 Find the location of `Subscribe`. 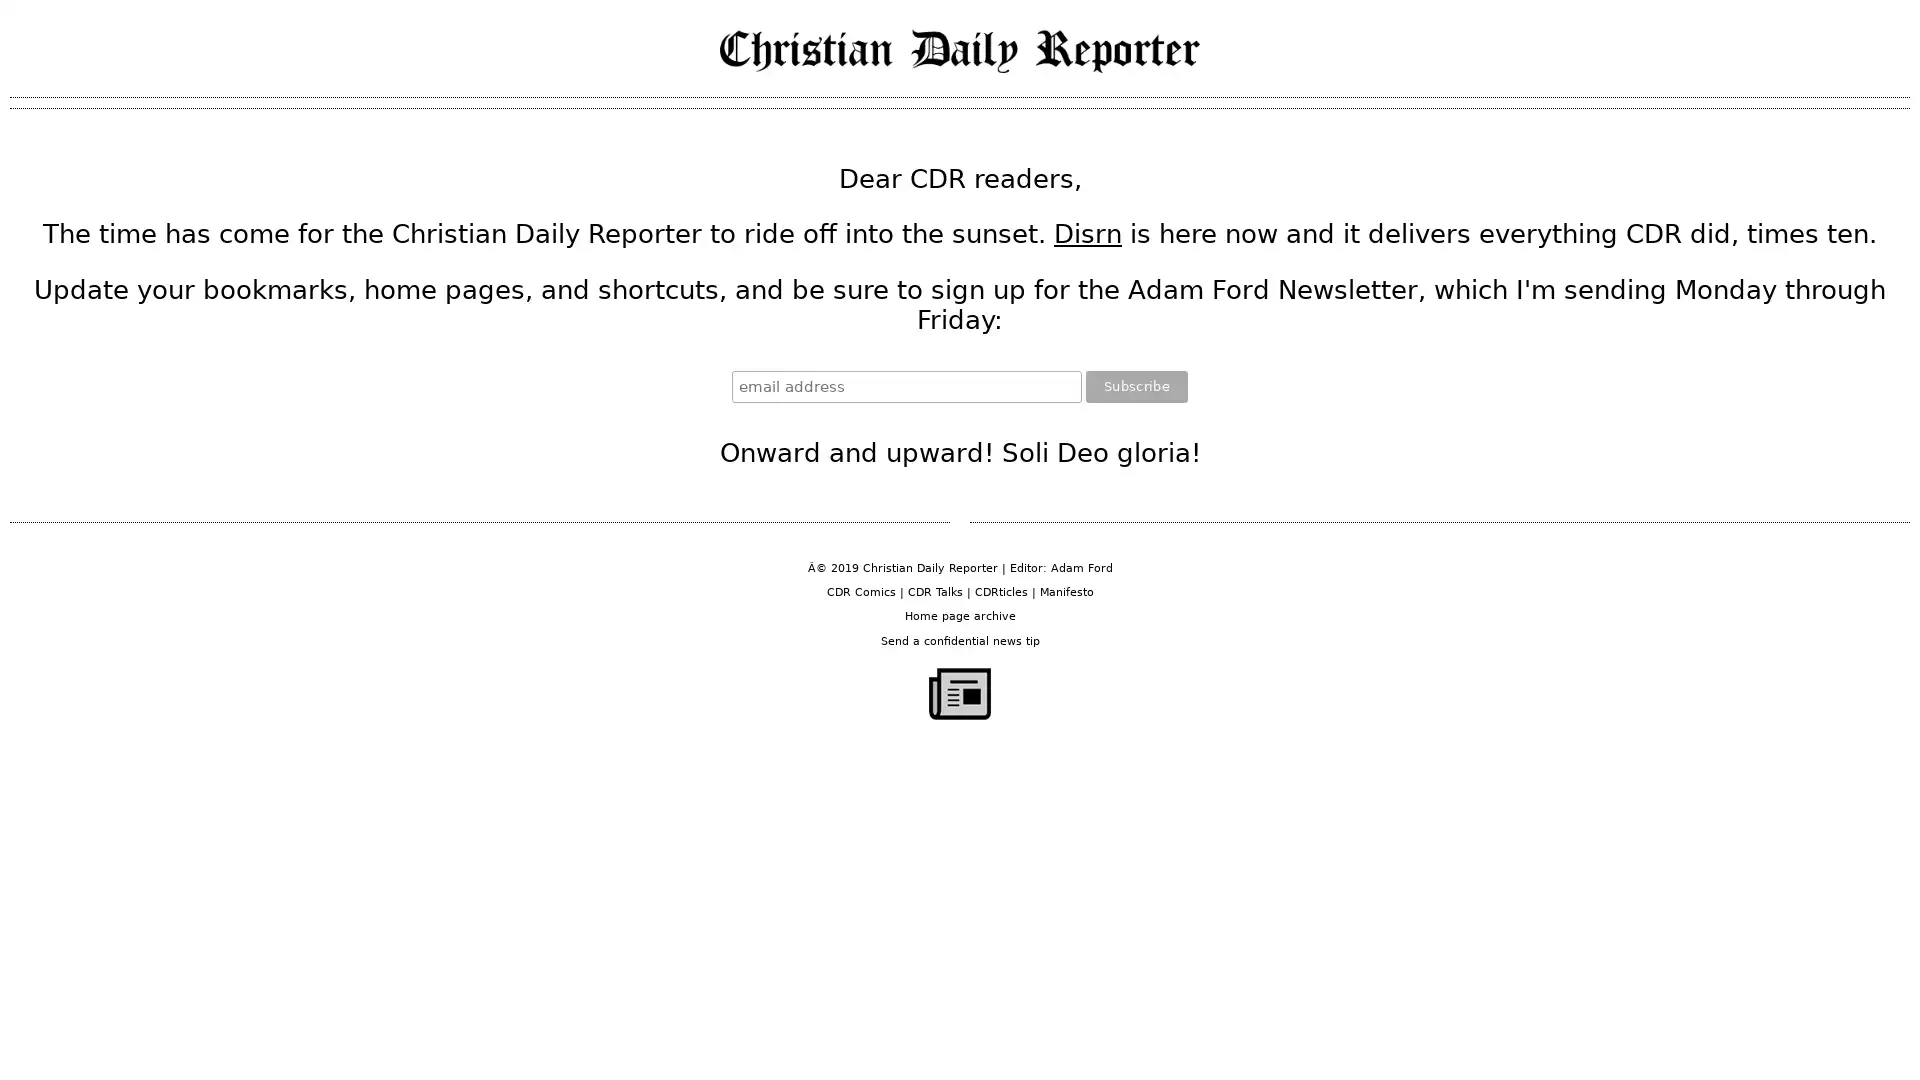

Subscribe is located at coordinates (1136, 385).